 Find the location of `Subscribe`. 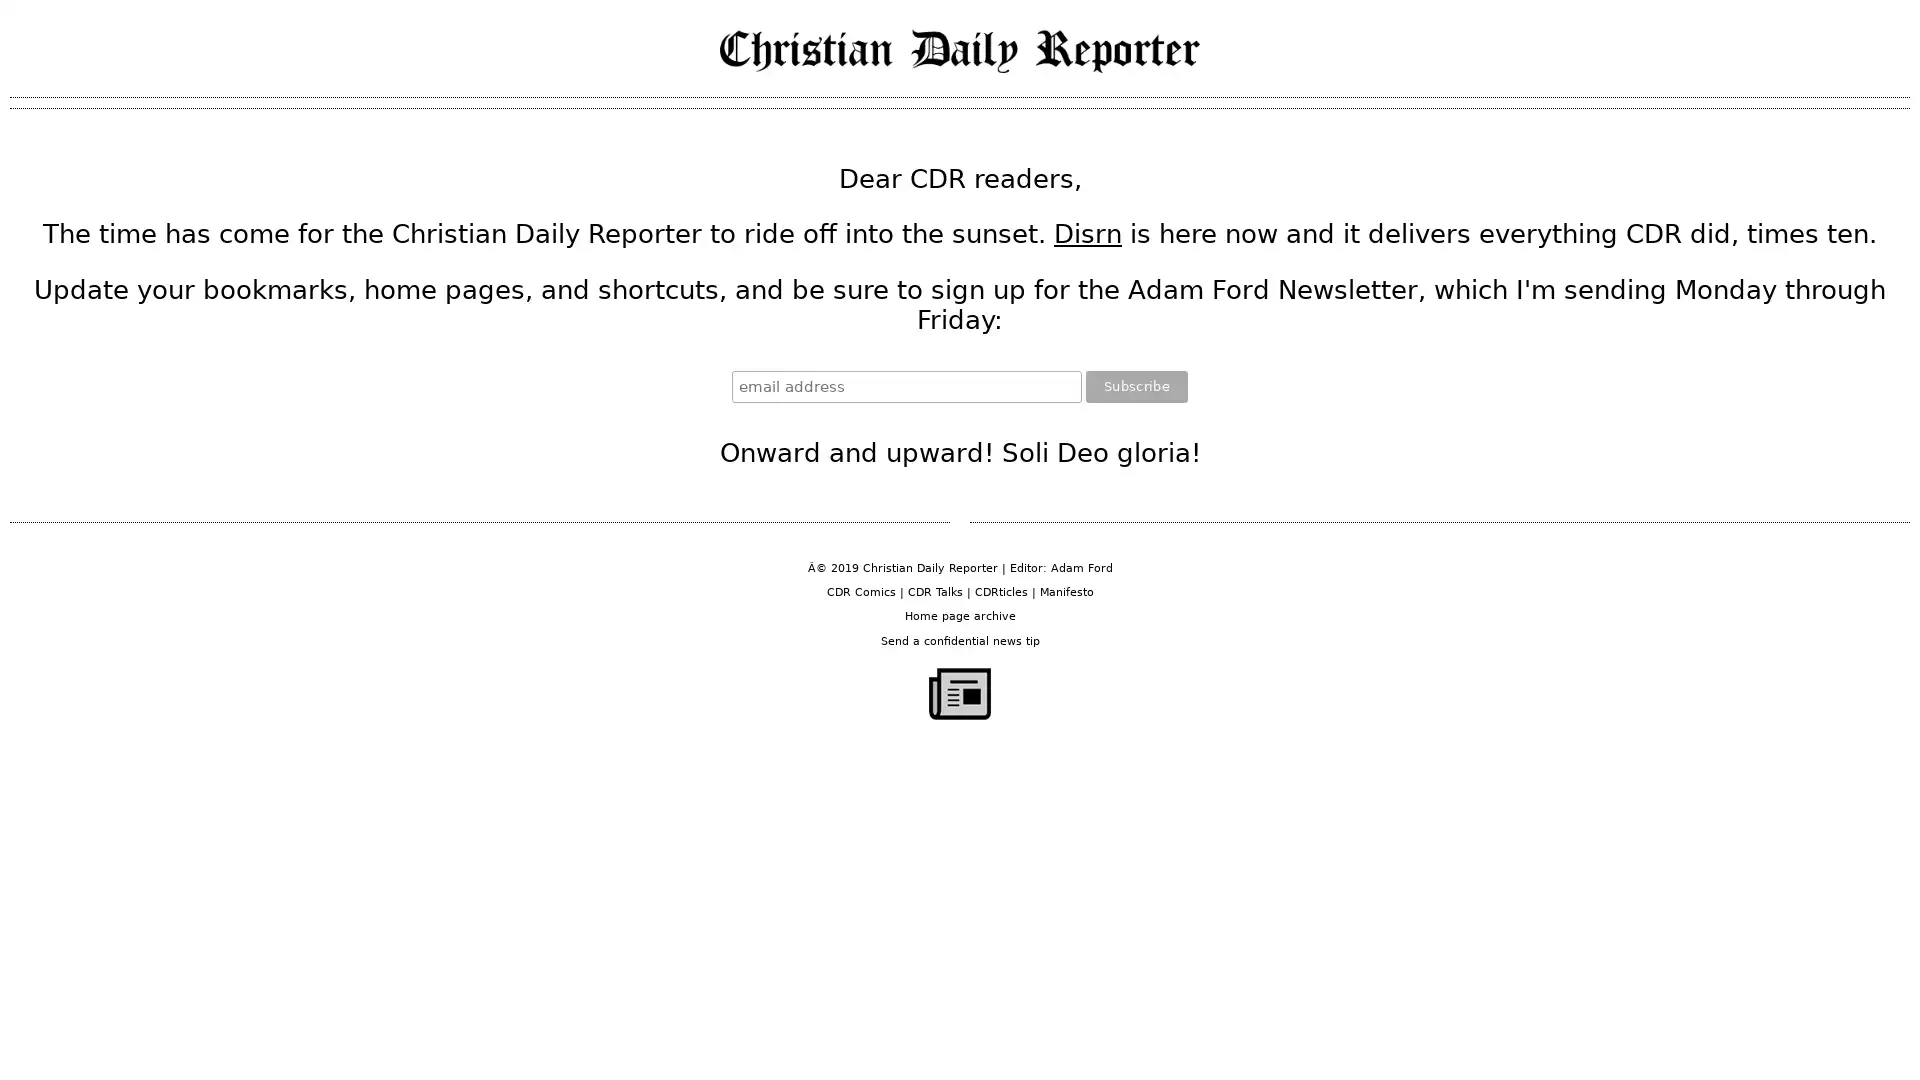

Subscribe is located at coordinates (1136, 385).